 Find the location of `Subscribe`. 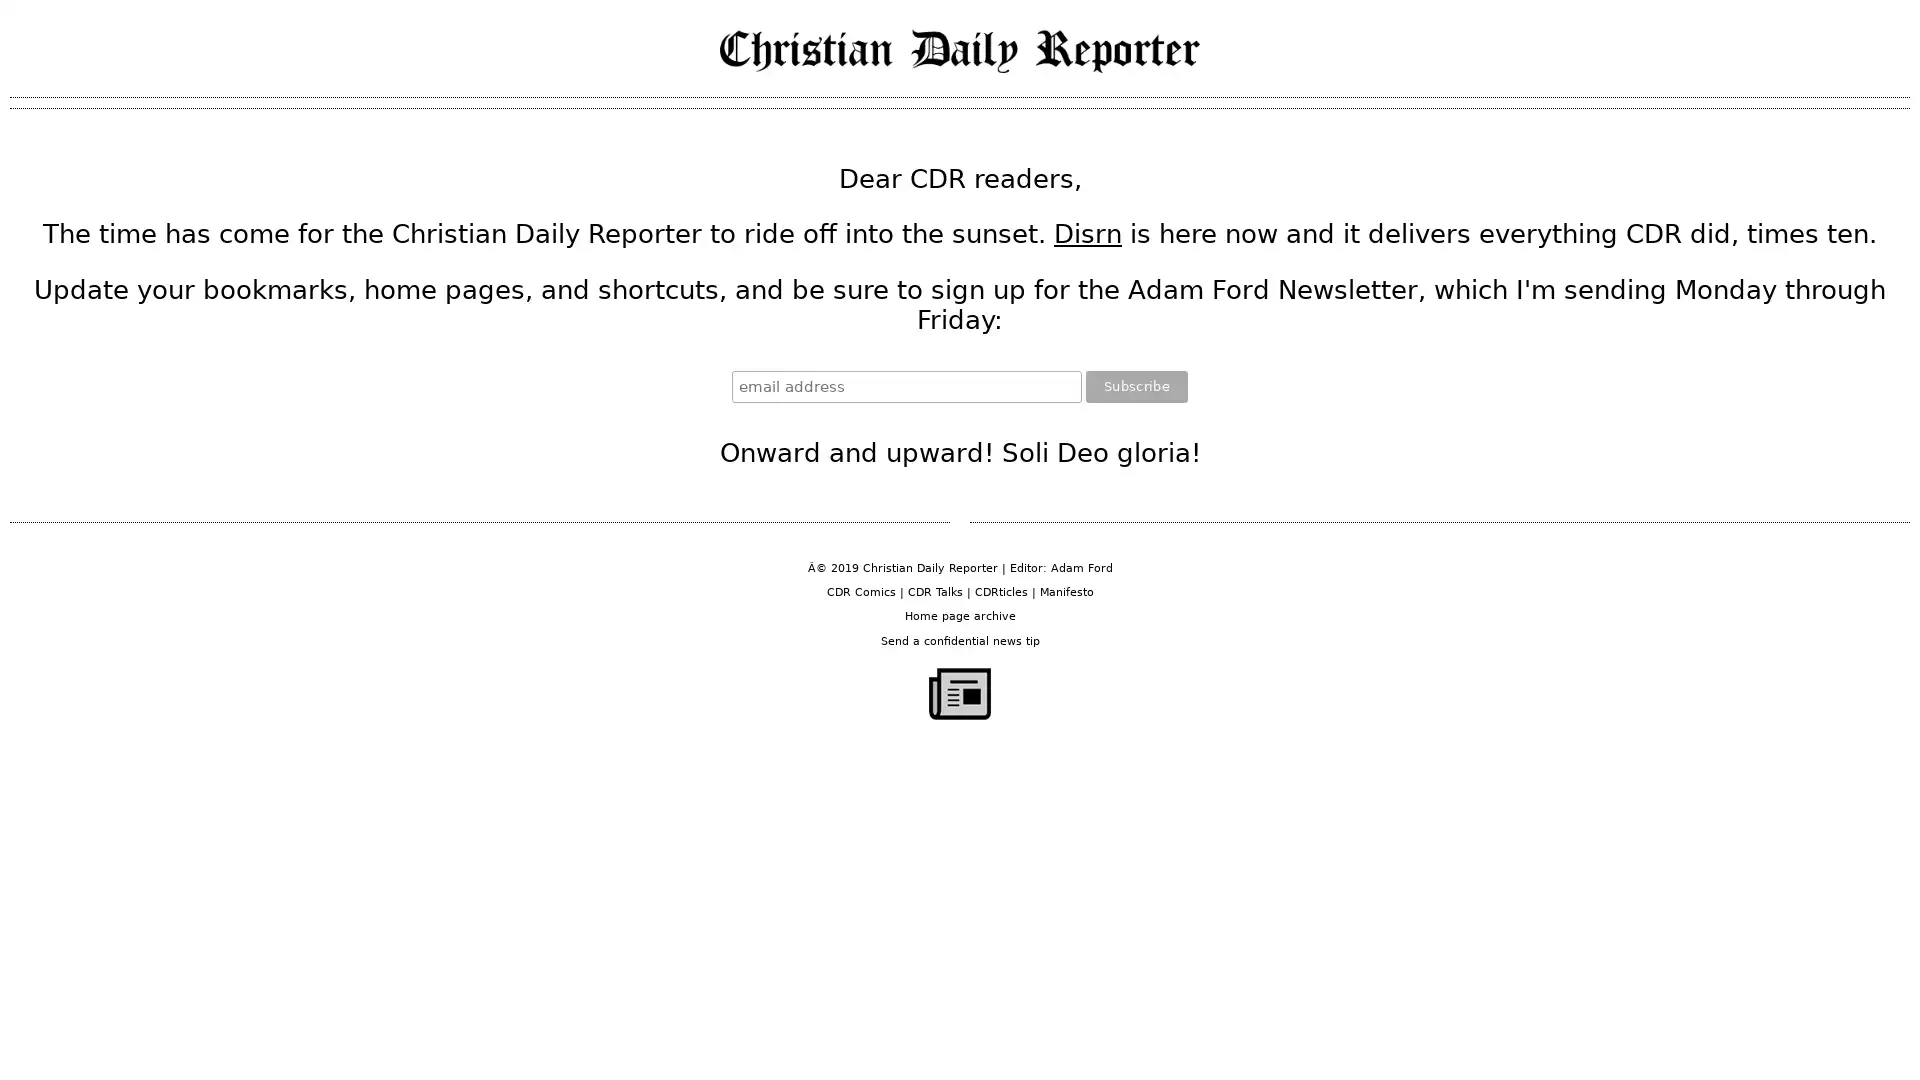

Subscribe is located at coordinates (1136, 385).